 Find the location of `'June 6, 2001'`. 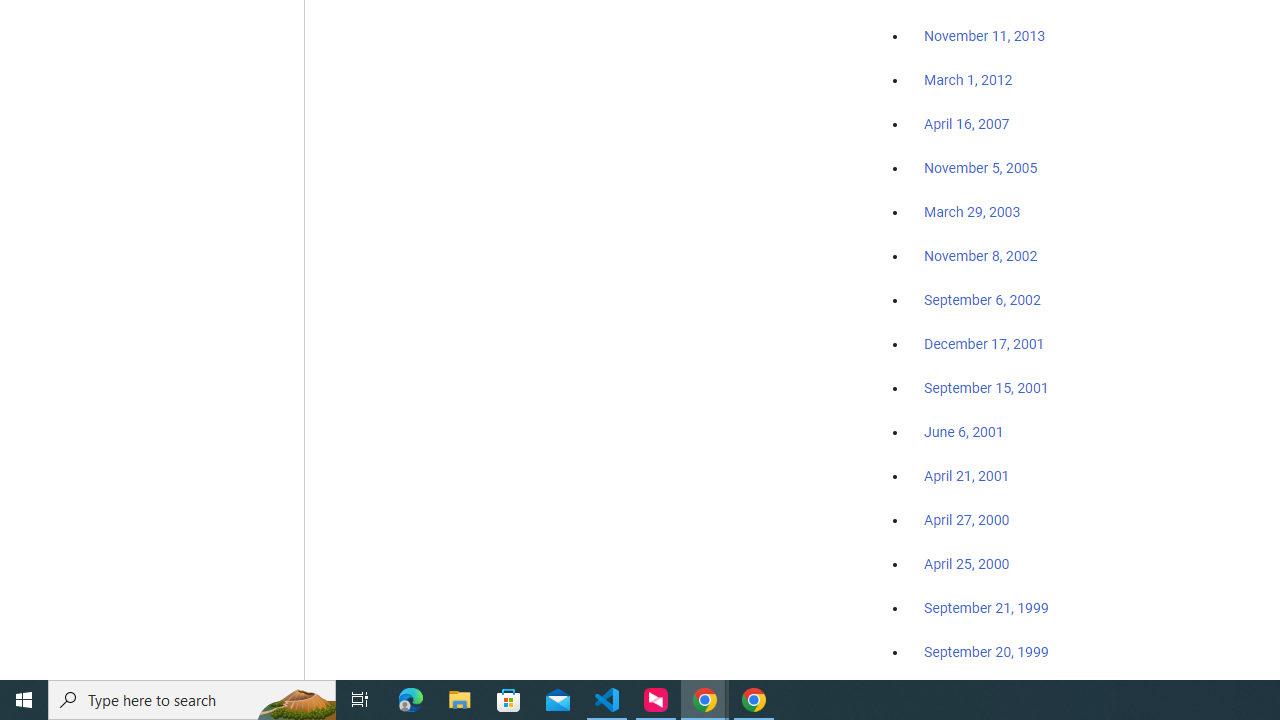

'June 6, 2001' is located at coordinates (963, 431).